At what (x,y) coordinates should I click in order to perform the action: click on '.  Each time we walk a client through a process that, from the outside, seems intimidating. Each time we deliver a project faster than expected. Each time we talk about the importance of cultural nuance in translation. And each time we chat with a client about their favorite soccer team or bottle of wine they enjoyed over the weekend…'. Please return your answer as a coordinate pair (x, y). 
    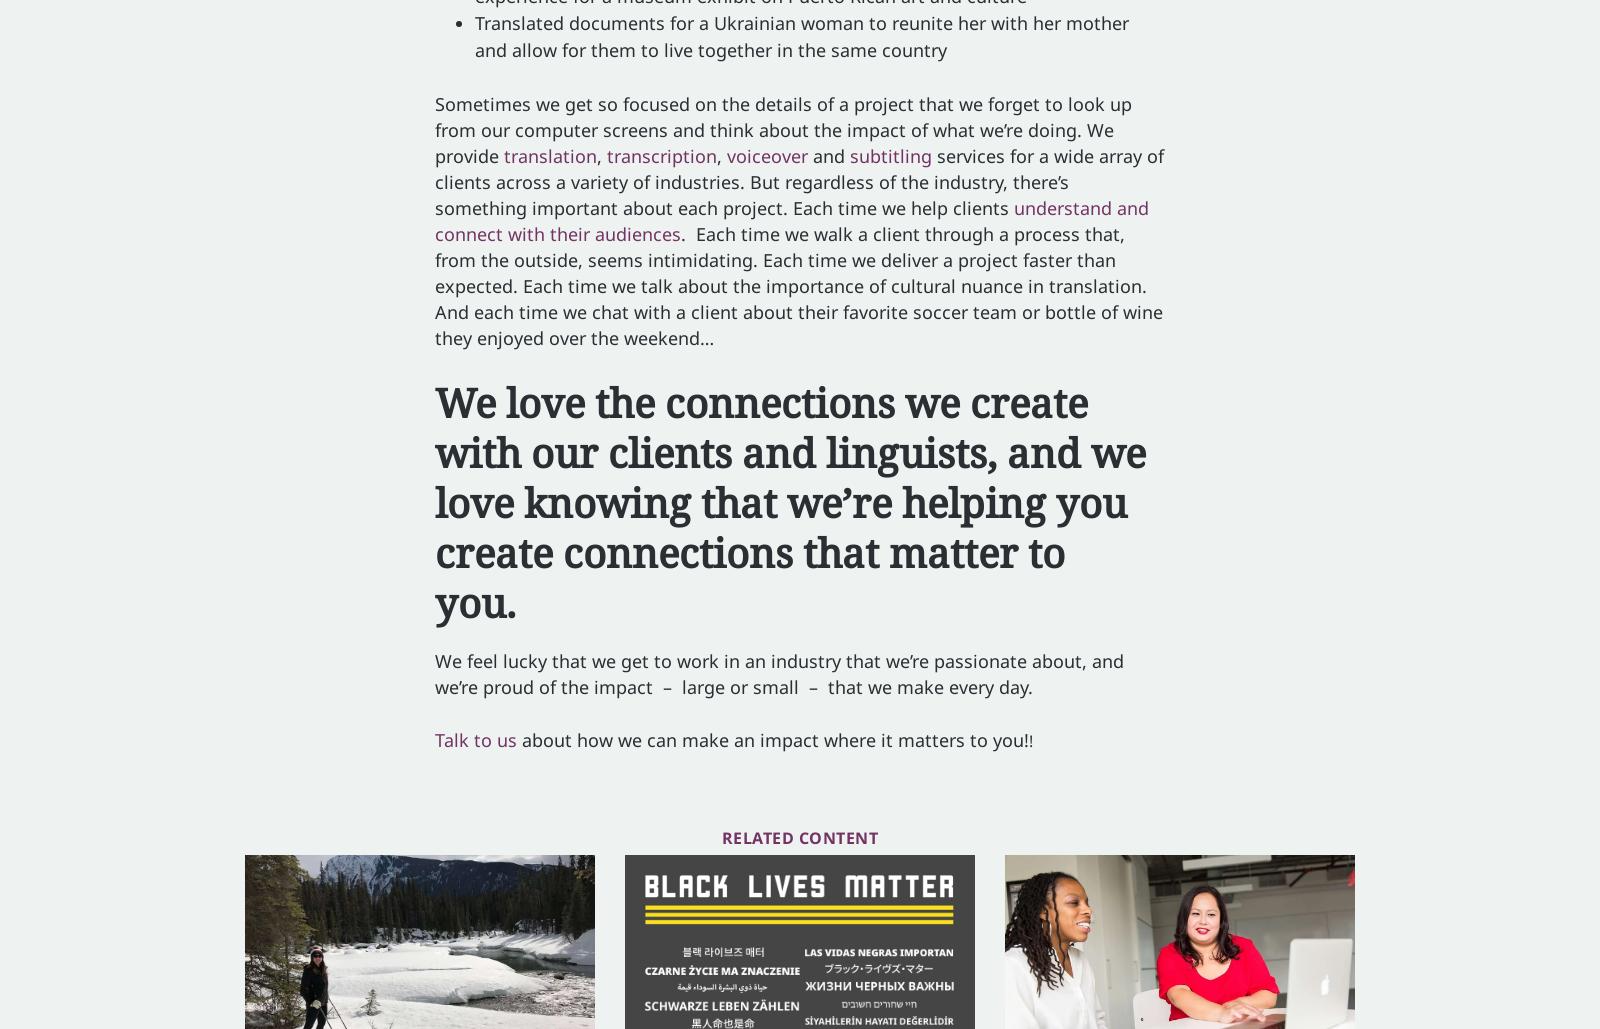
    Looking at the image, I should click on (434, 284).